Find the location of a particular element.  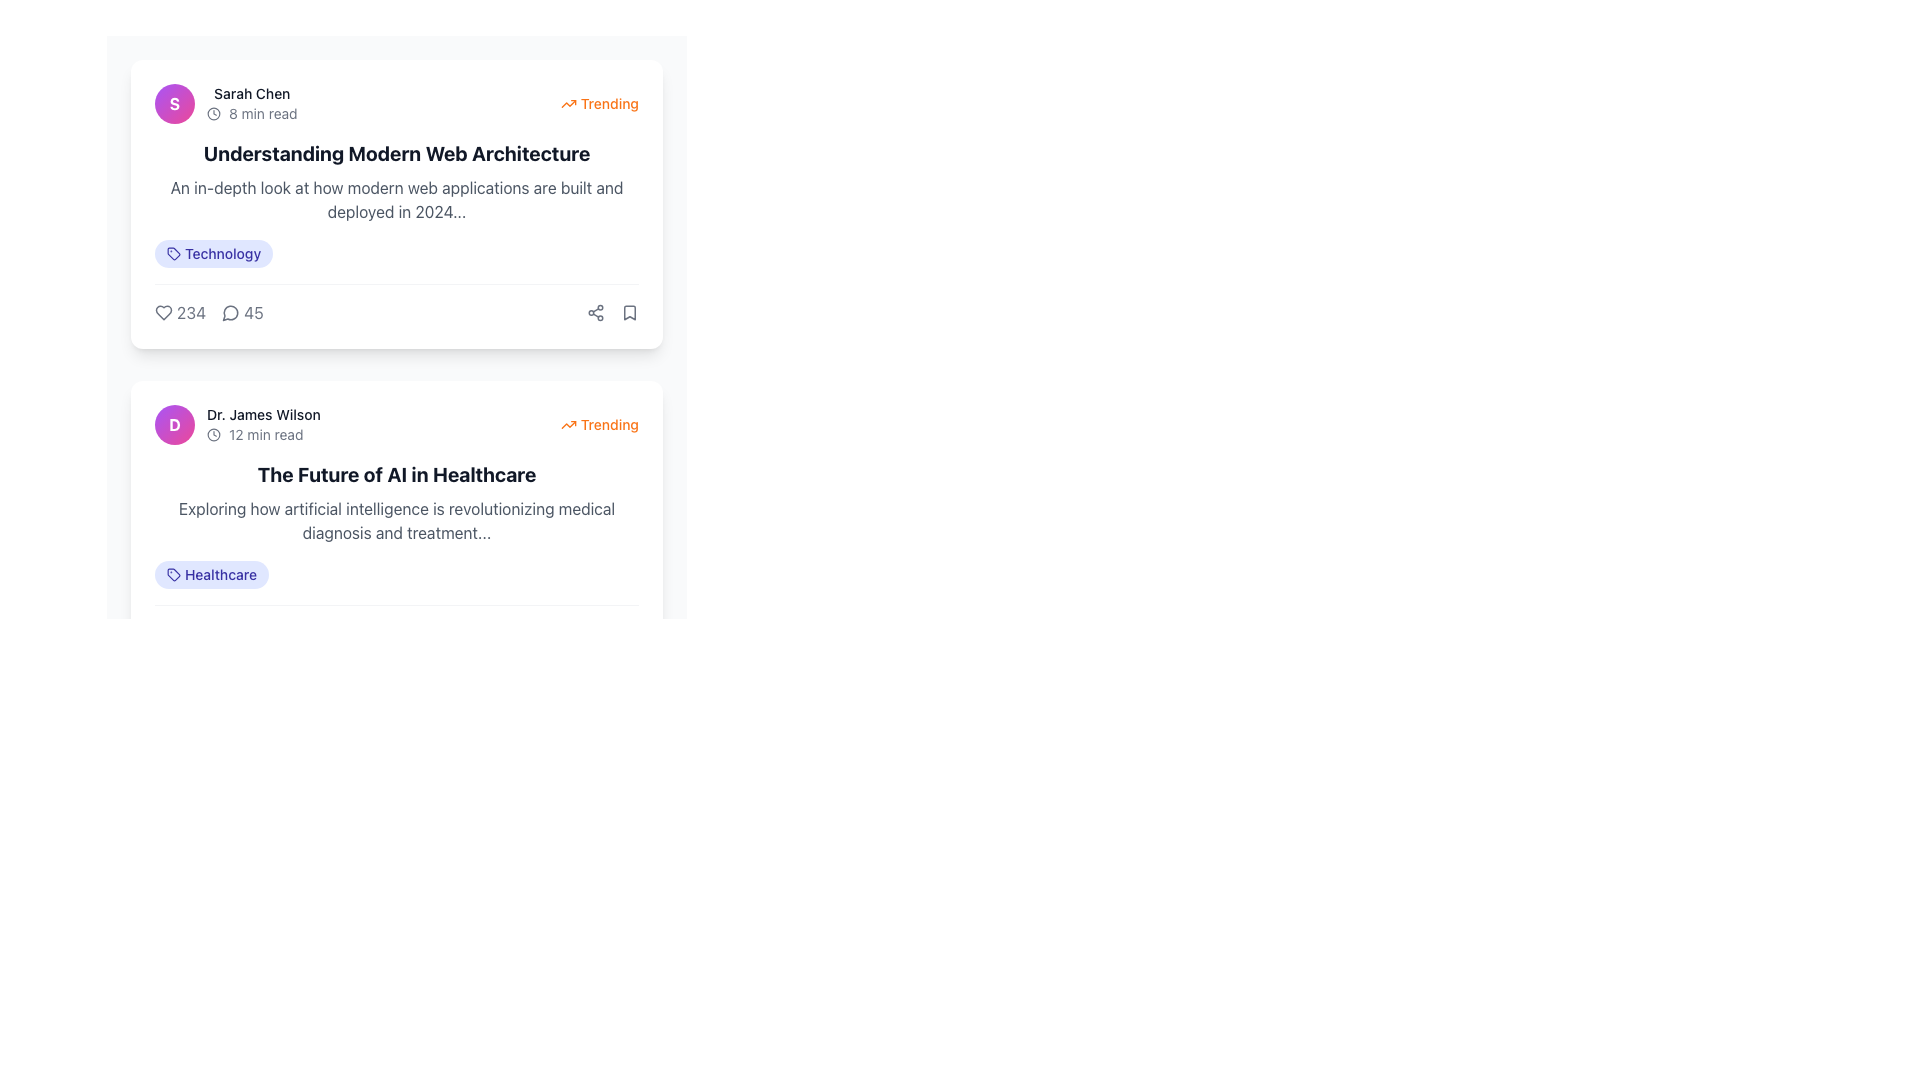

the informational text block displaying the article excerpt titled 'The Future of AI in Healthcare', which is styled as a clickable headline and located in the second article card beneath the author's name and 'Trending' label is located at coordinates (397, 501).